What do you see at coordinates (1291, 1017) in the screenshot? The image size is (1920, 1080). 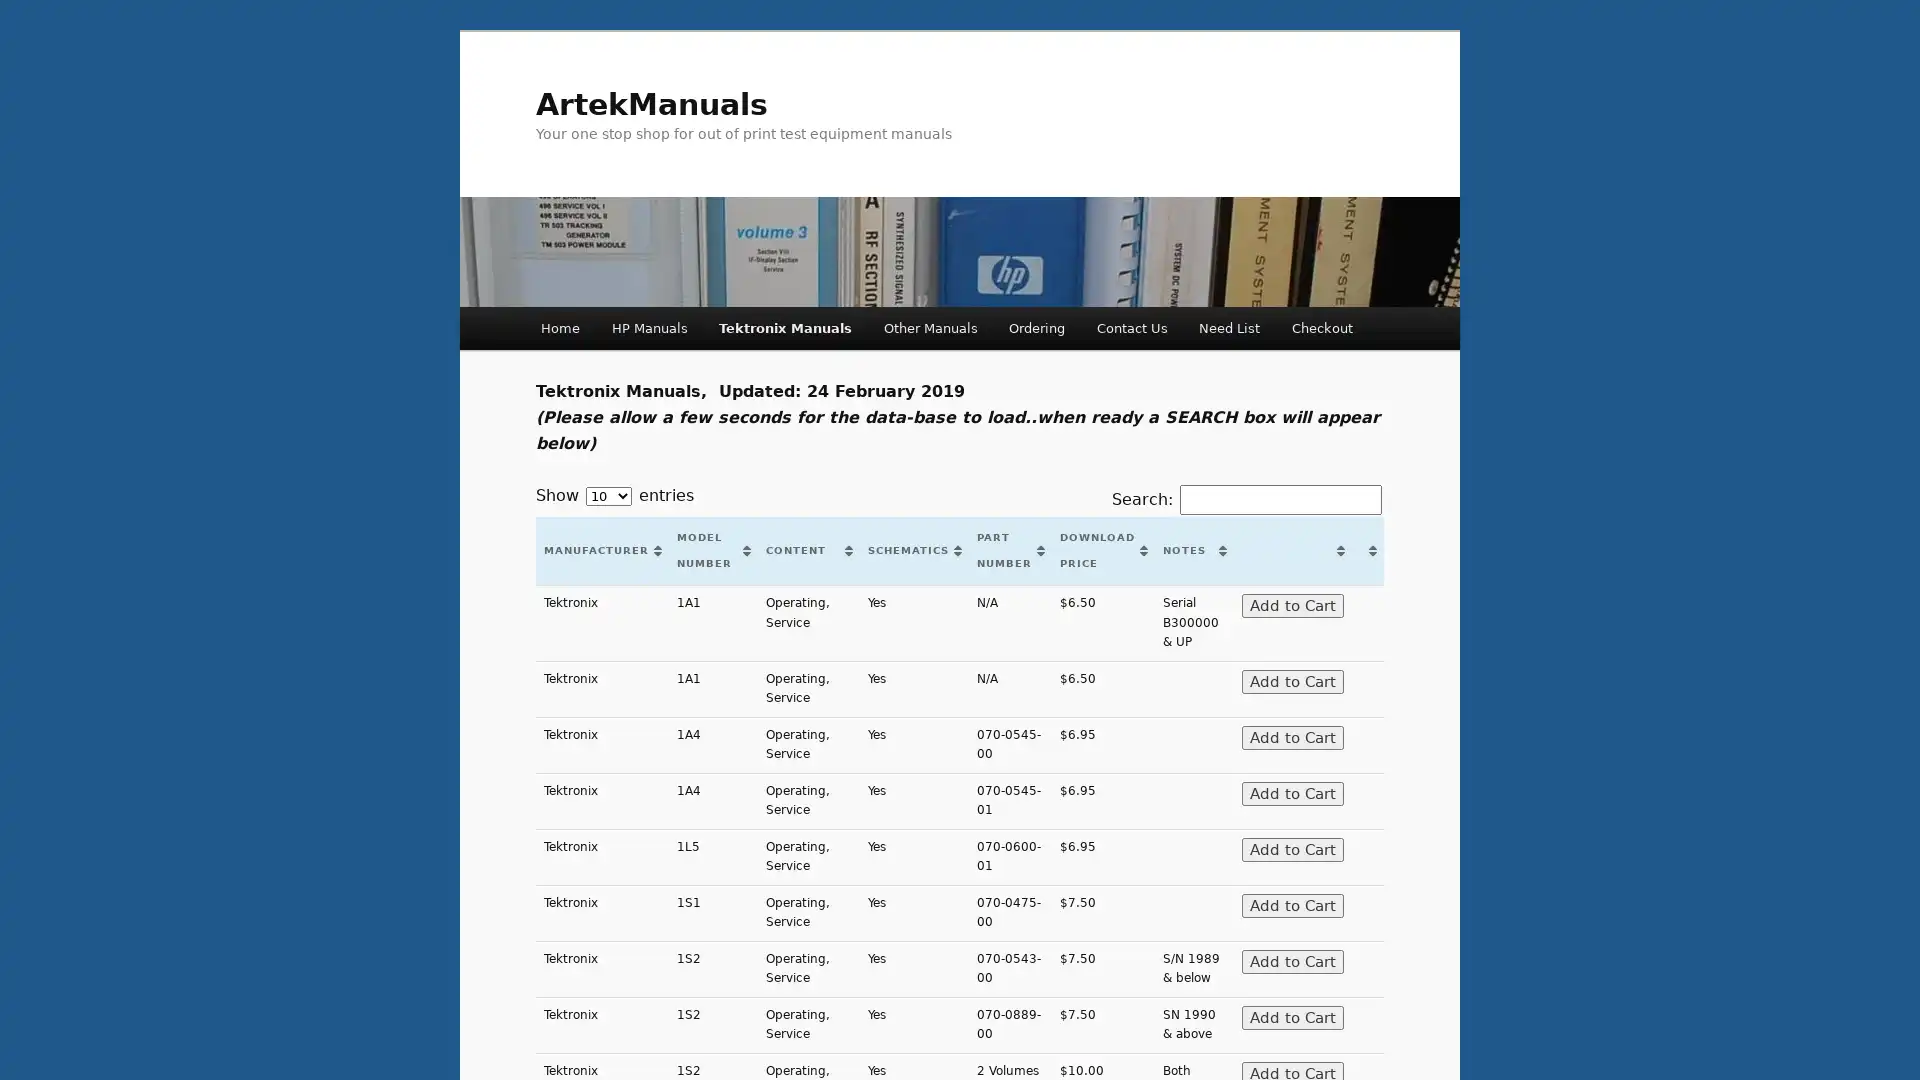 I see `Add to Cart` at bounding box center [1291, 1017].